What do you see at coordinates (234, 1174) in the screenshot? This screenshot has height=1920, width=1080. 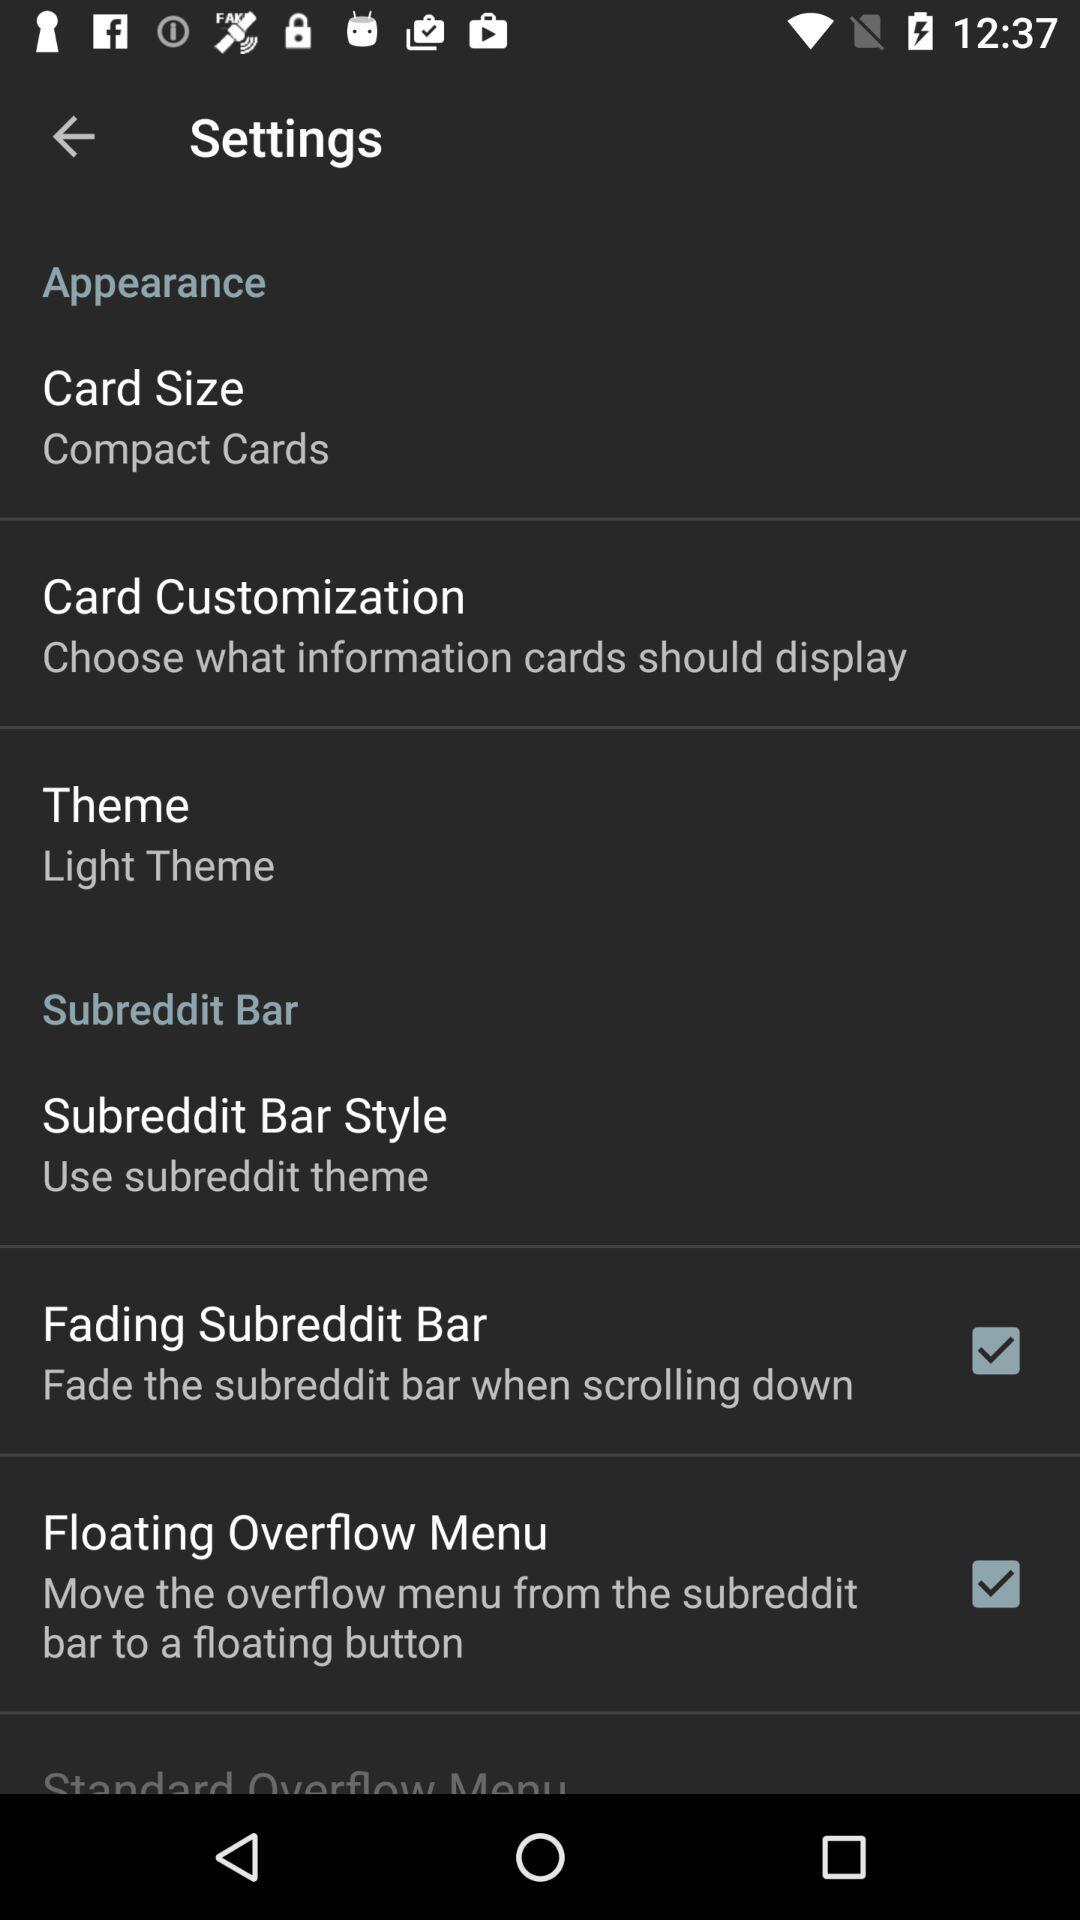 I see `the icon below the subreddit bar style` at bounding box center [234, 1174].